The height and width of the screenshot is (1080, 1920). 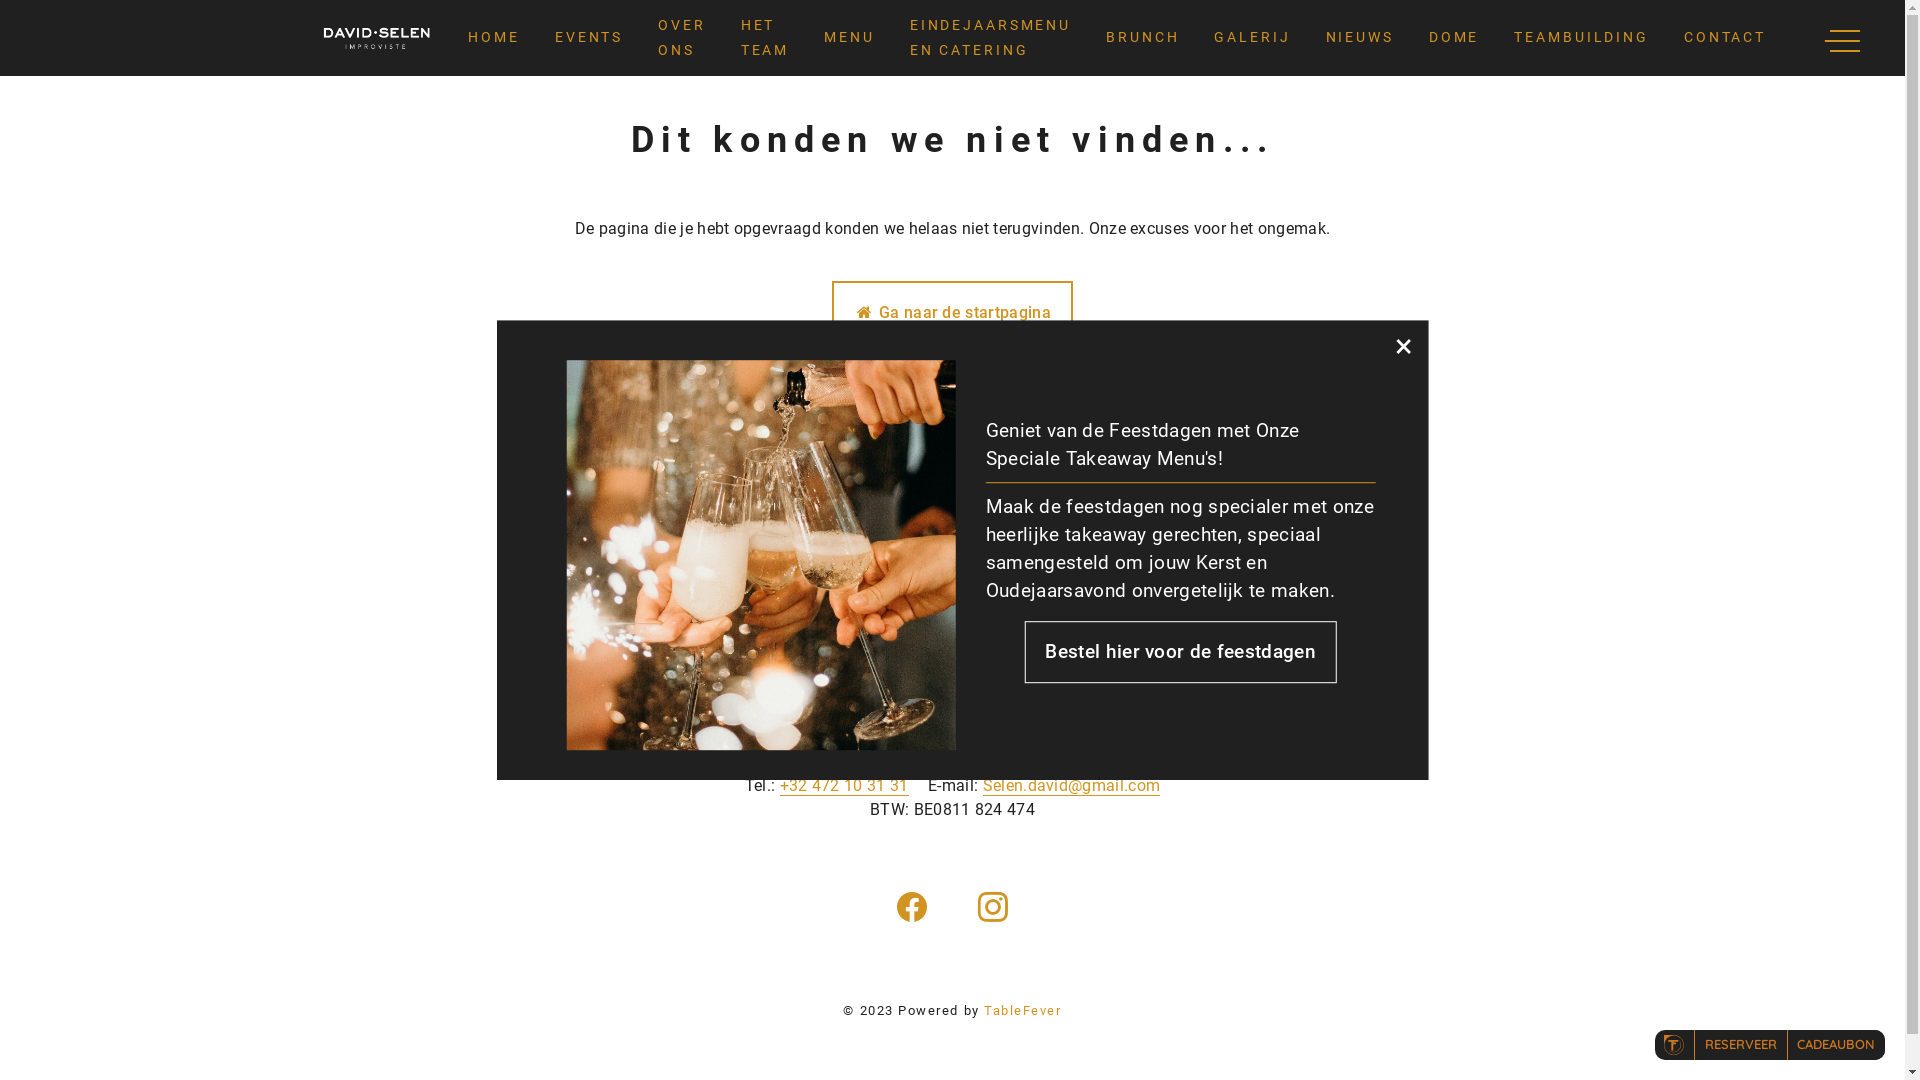 What do you see at coordinates (1580, 38) in the screenshot?
I see `'TEAMBUILDING'` at bounding box center [1580, 38].